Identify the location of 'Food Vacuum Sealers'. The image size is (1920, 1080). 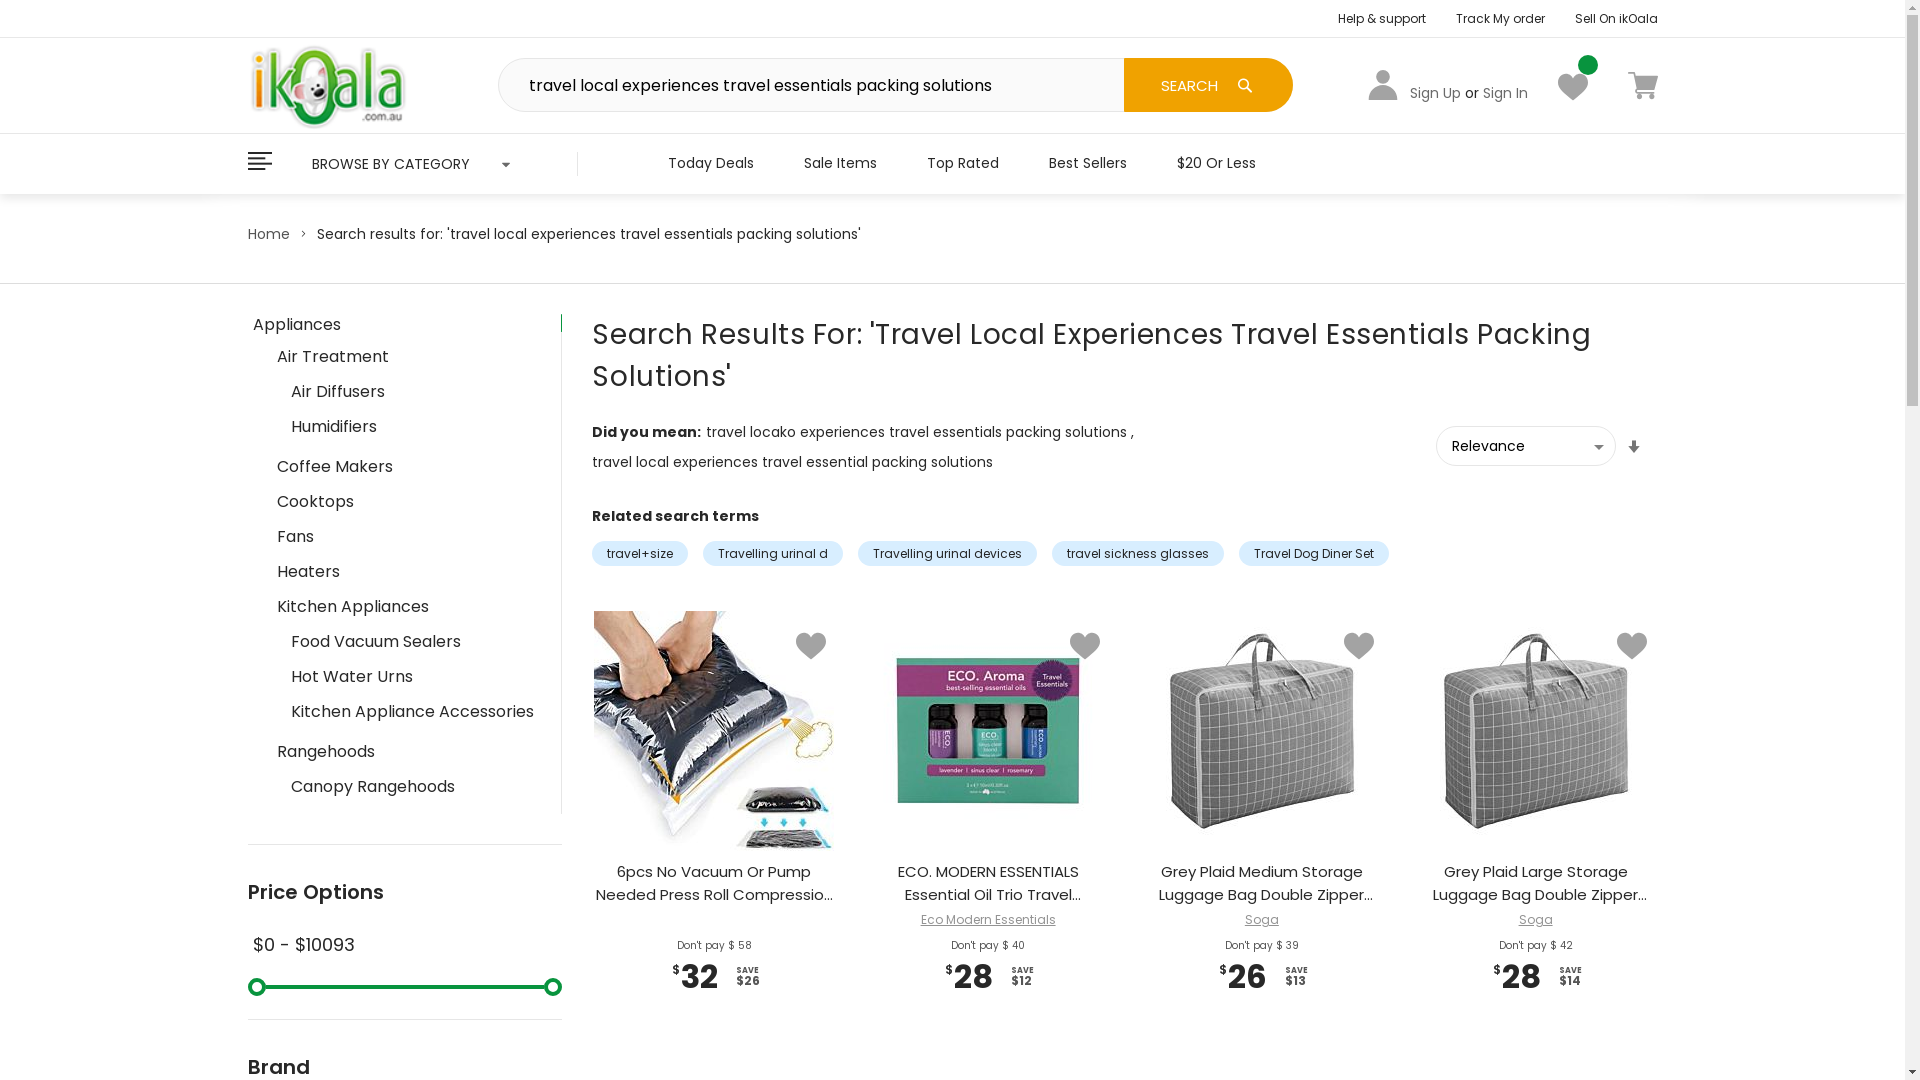
(411, 640).